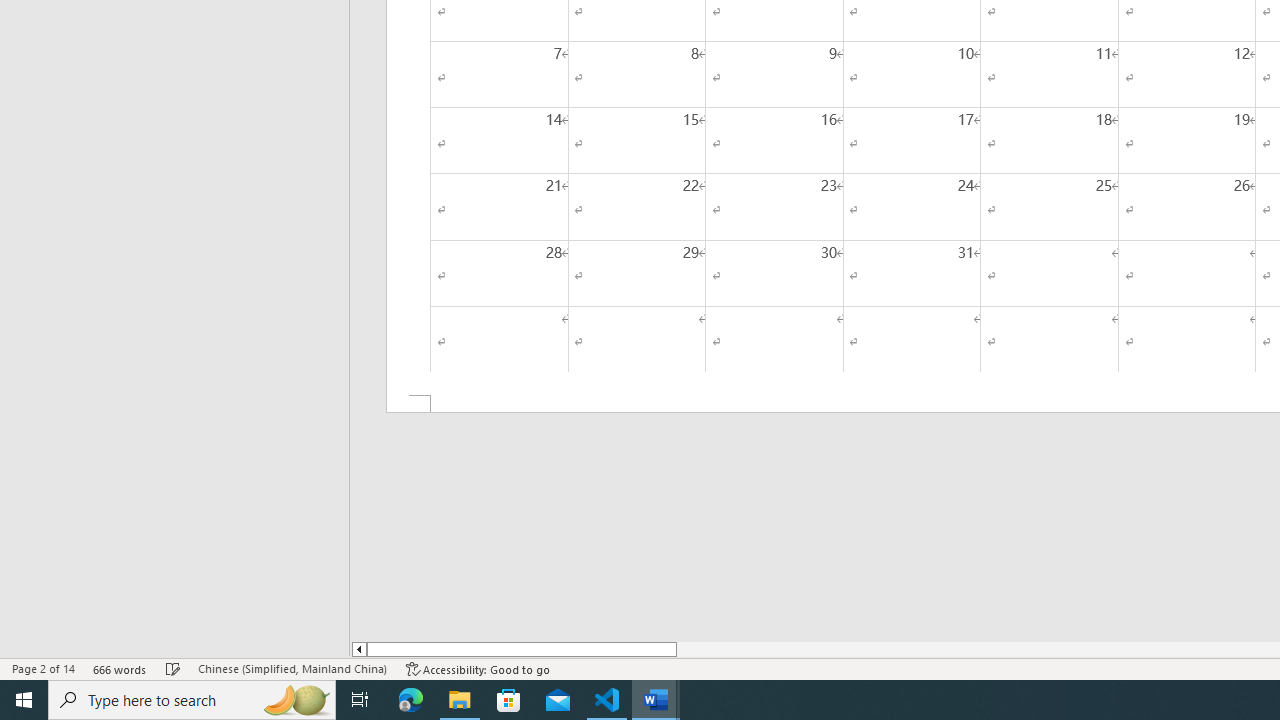 The height and width of the screenshot is (720, 1280). Describe the element at coordinates (358, 649) in the screenshot. I see `'Column left'` at that location.